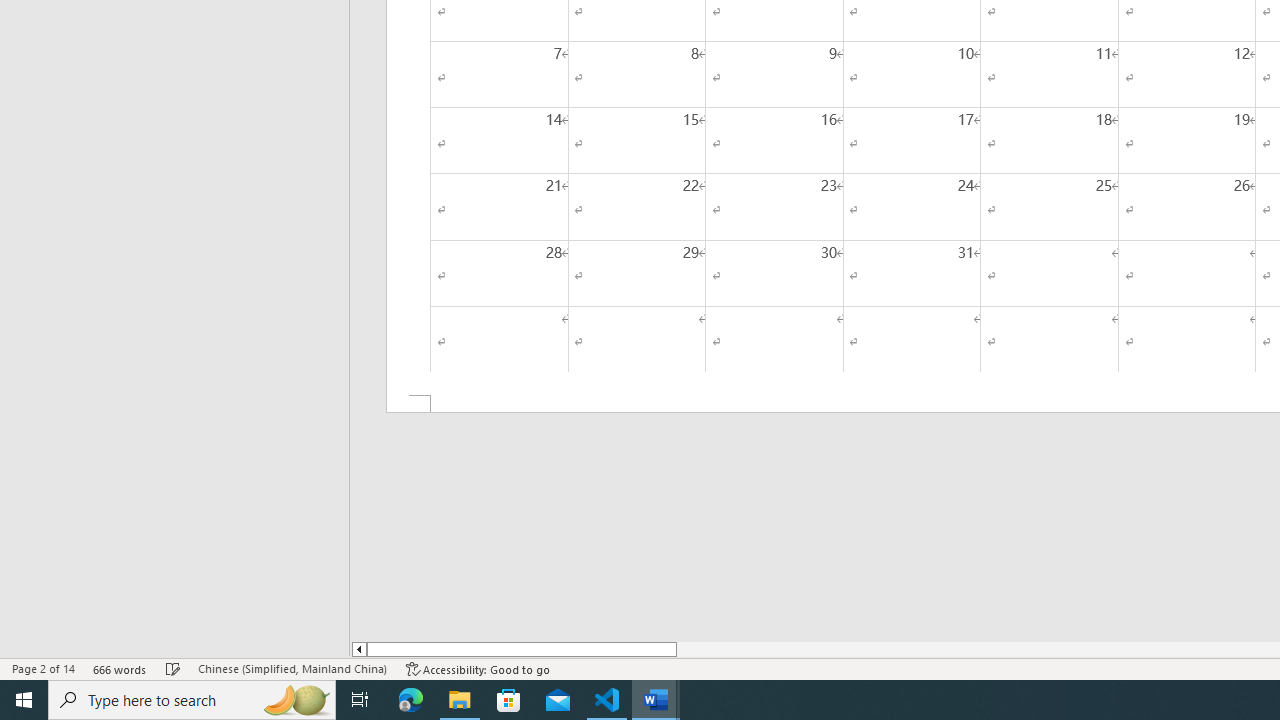 The height and width of the screenshot is (720, 1280). Describe the element at coordinates (358, 649) in the screenshot. I see `'Column left'` at that location.